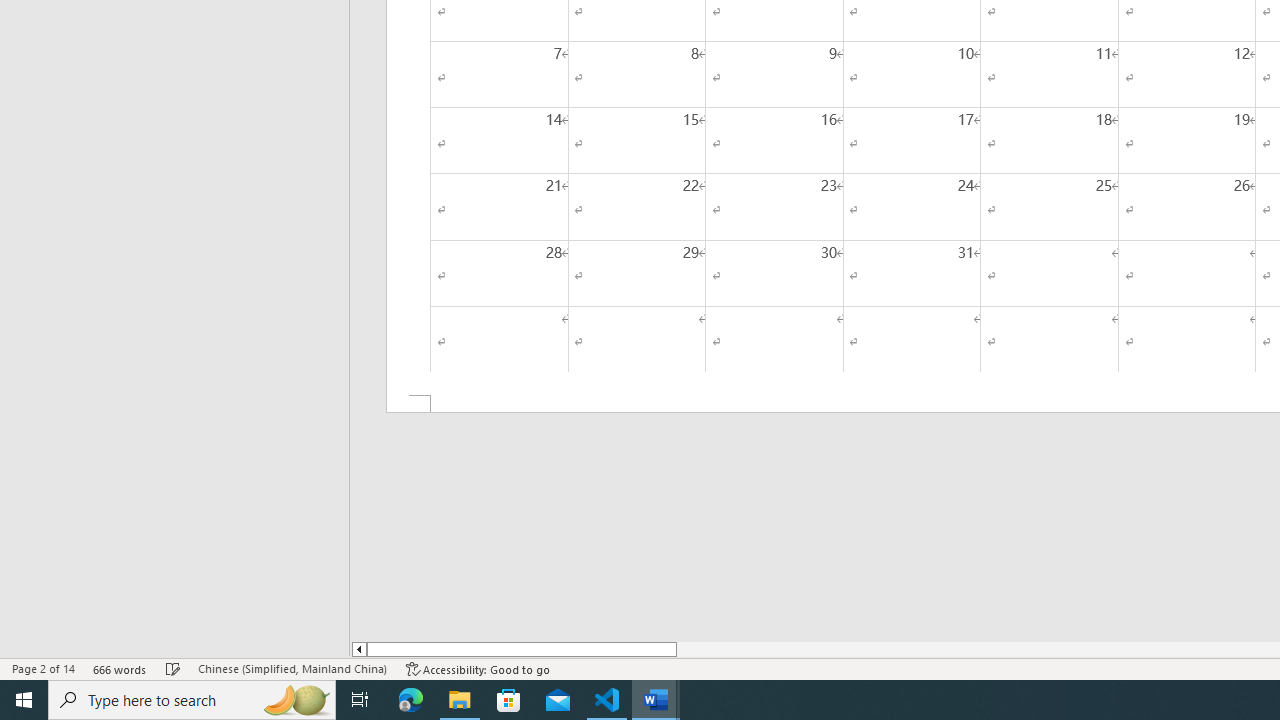 The height and width of the screenshot is (720, 1280). Describe the element at coordinates (358, 649) in the screenshot. I see `'Column left'` at that location.